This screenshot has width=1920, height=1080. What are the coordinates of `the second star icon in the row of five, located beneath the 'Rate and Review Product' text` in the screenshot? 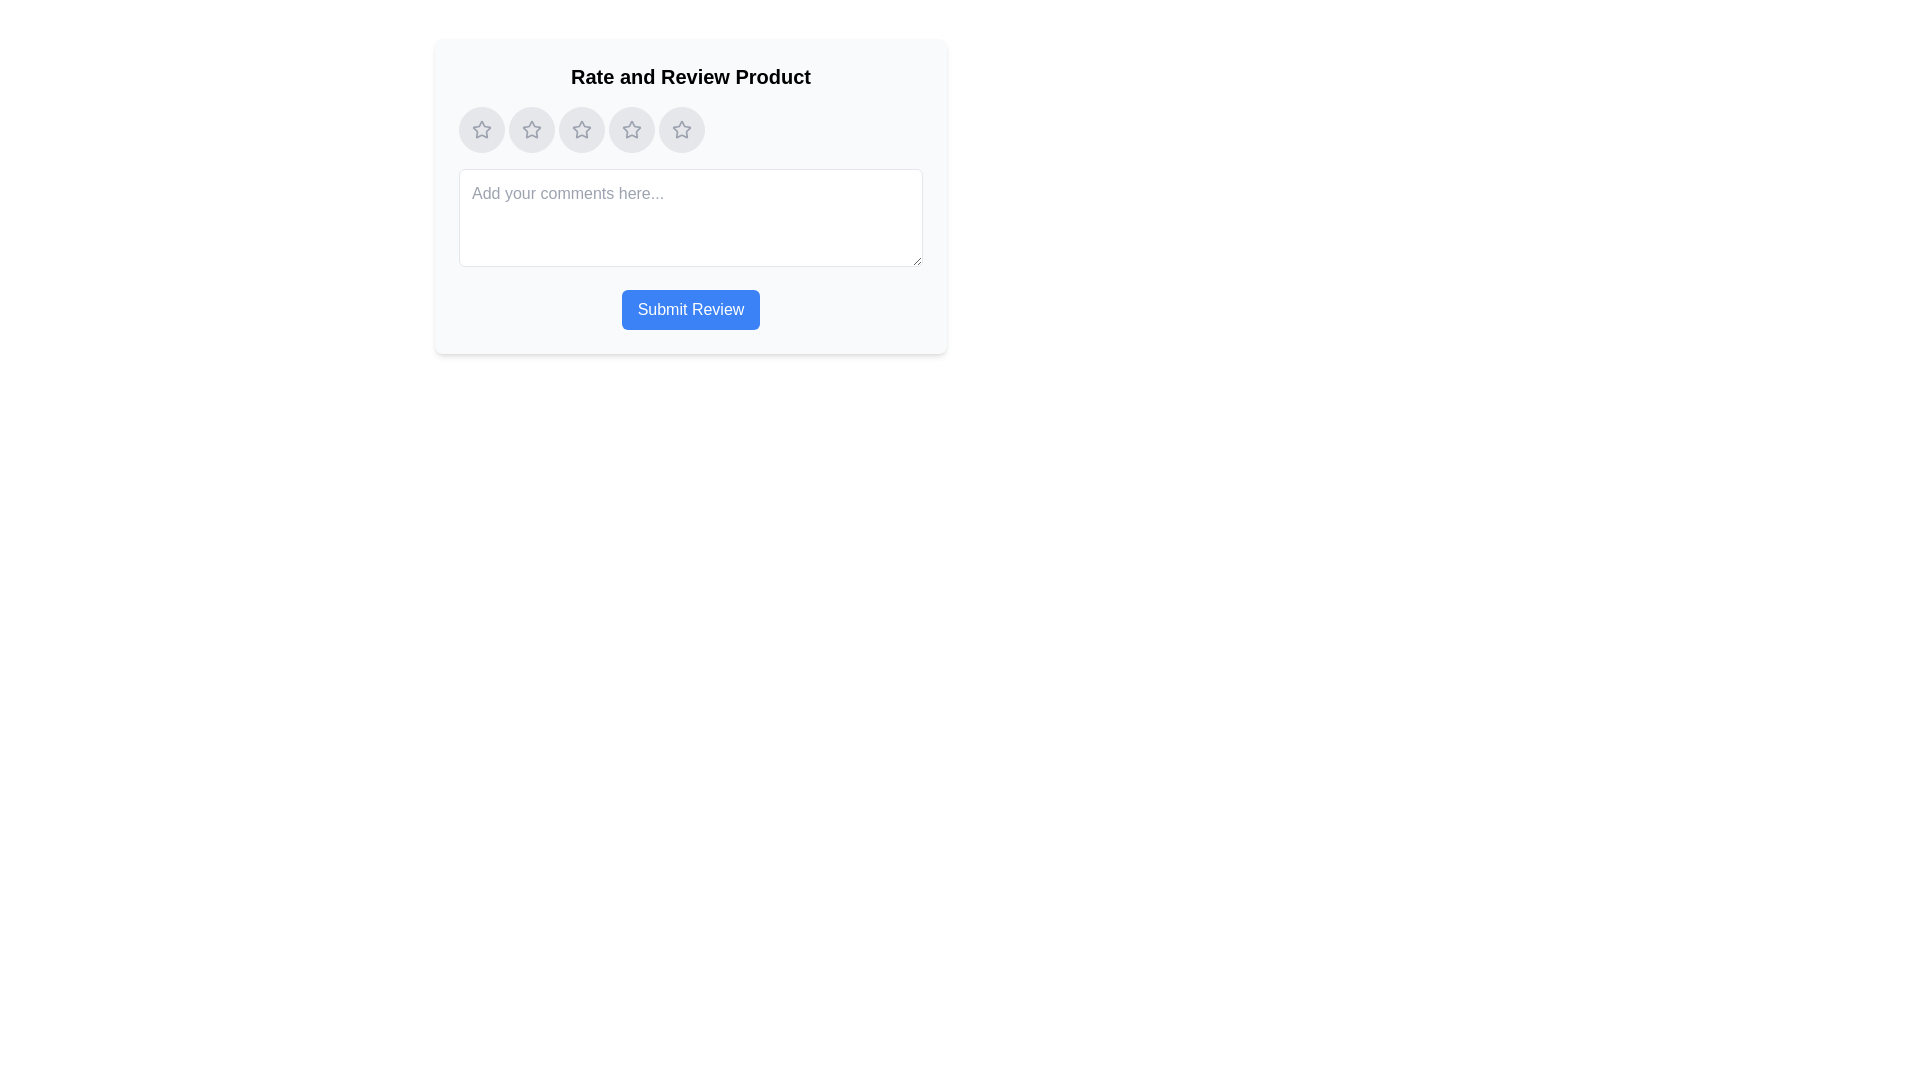 It's located at (532, 129).